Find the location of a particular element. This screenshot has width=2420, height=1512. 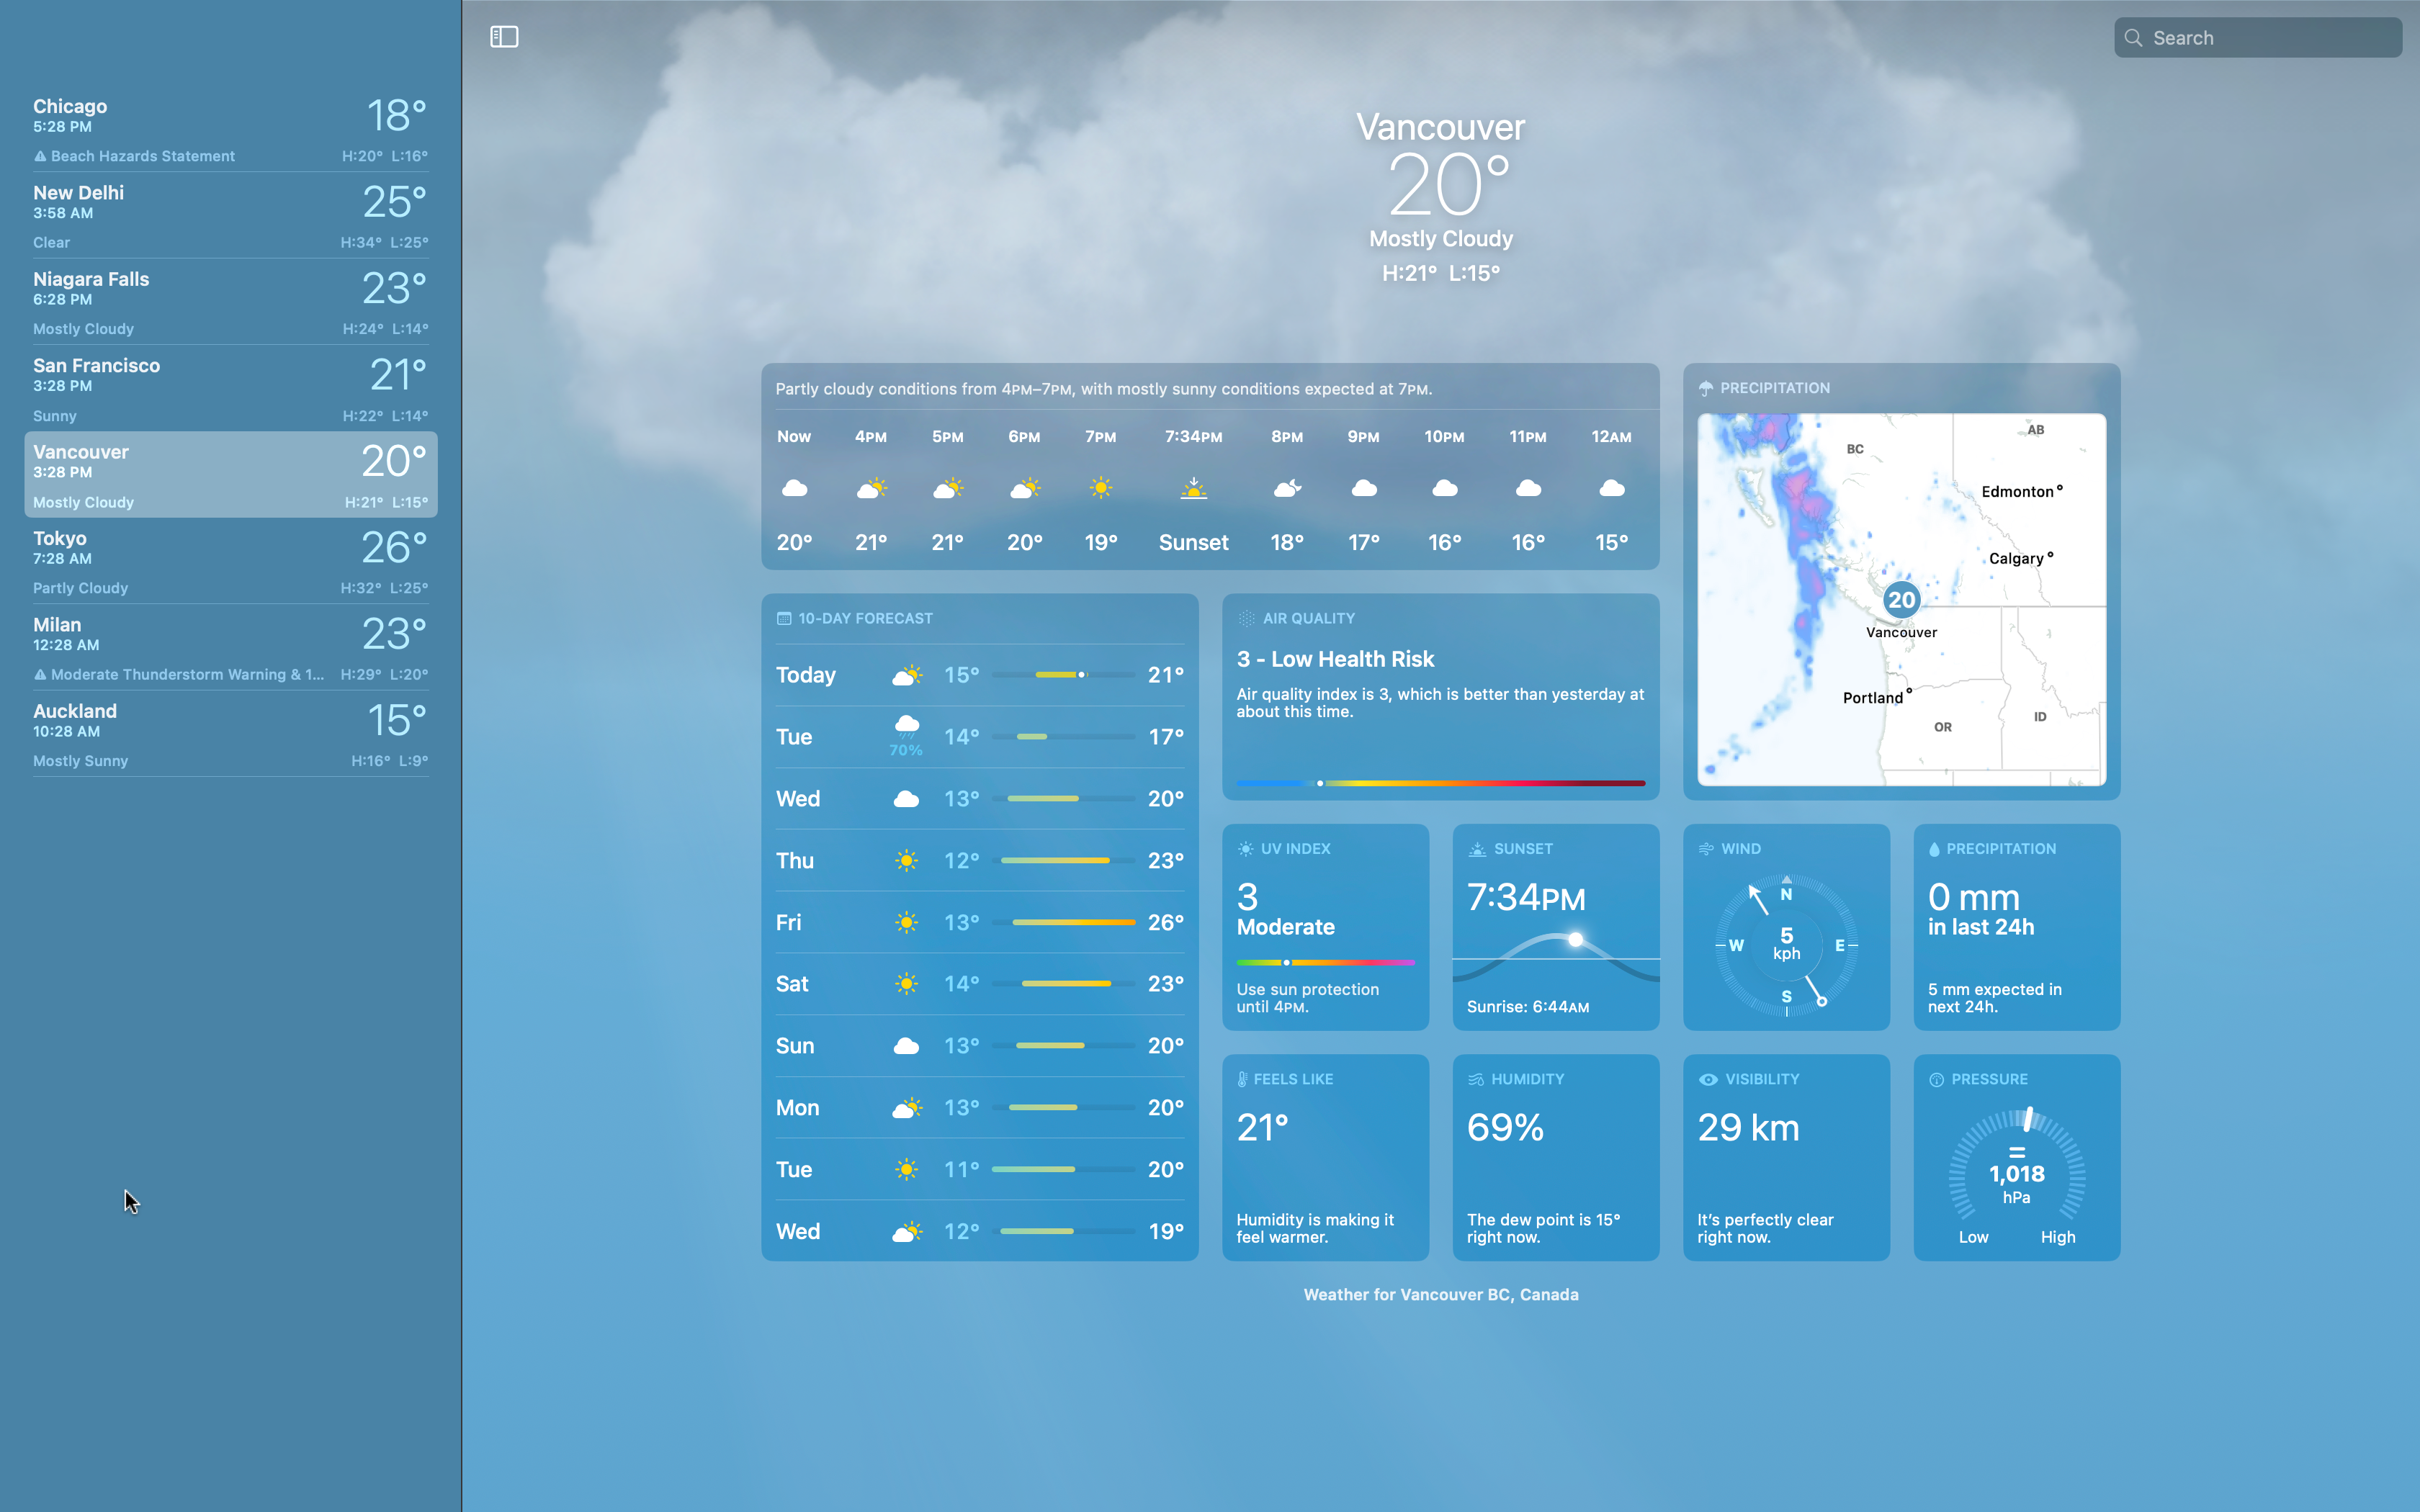

Alter the current city to London using the search field is located at coordinates (2272, 35).